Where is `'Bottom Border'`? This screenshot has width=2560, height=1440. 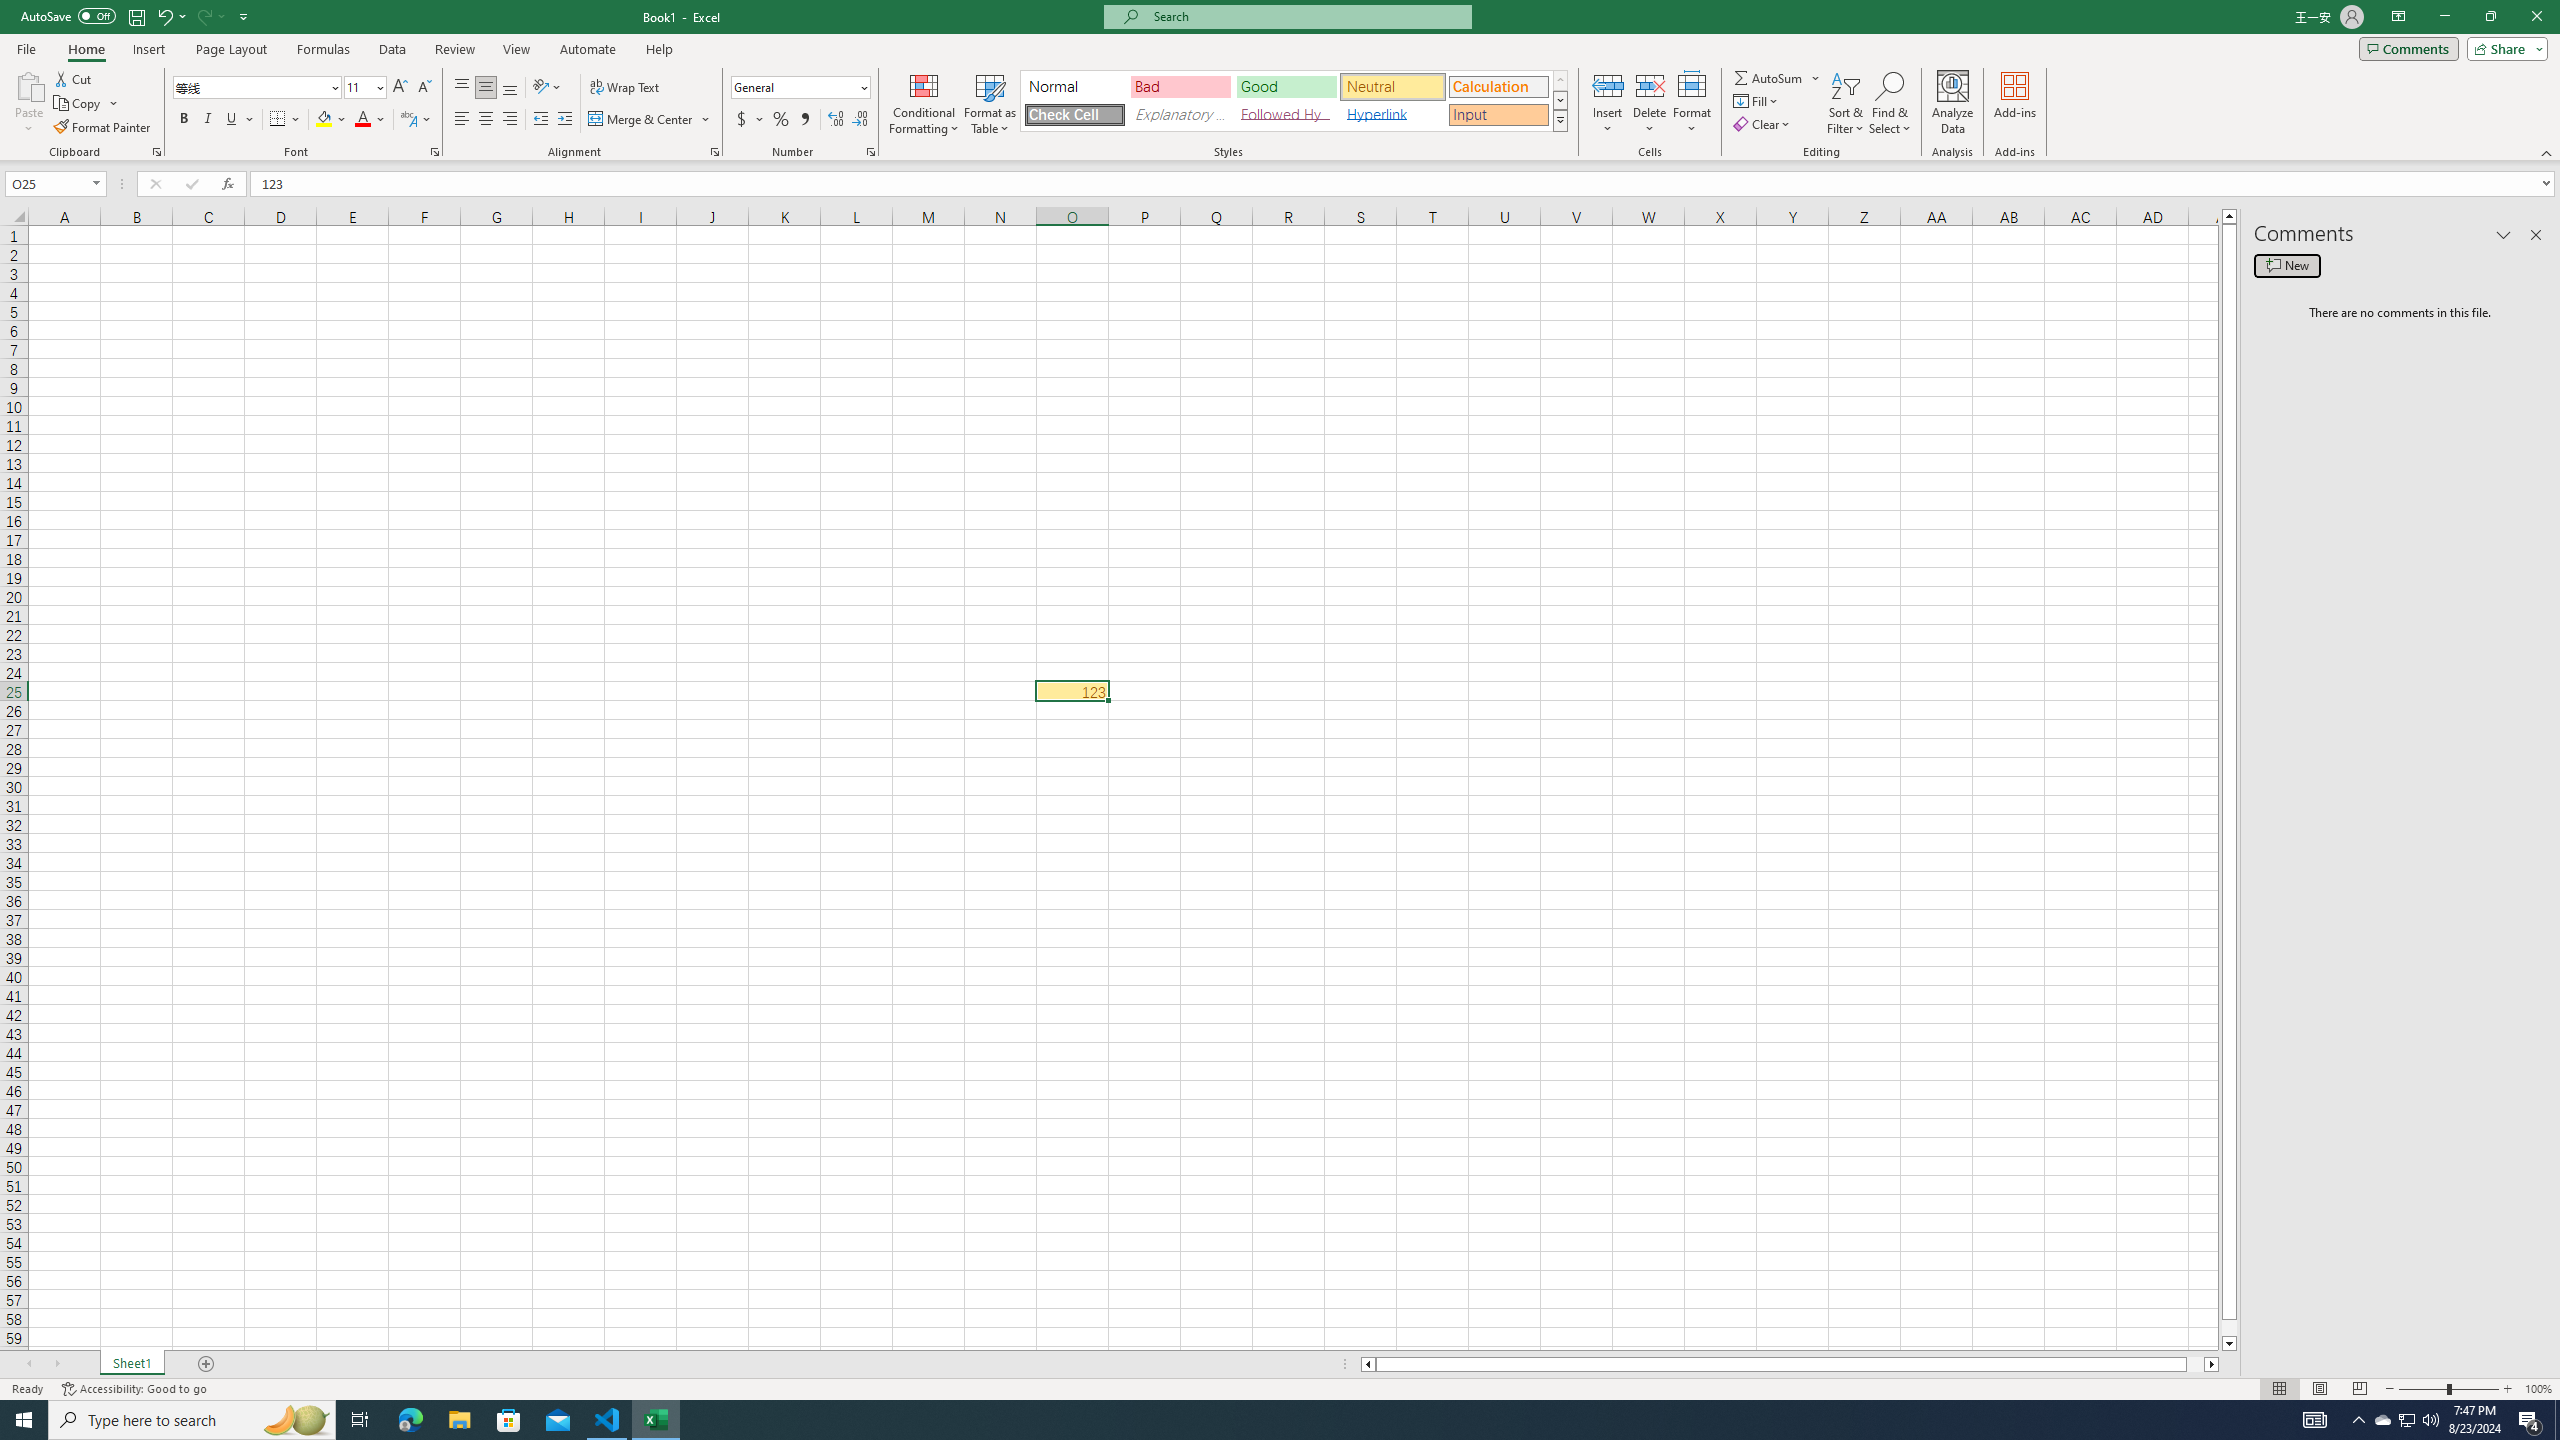 'Bottom Border' is located at coordinates (277, 118).